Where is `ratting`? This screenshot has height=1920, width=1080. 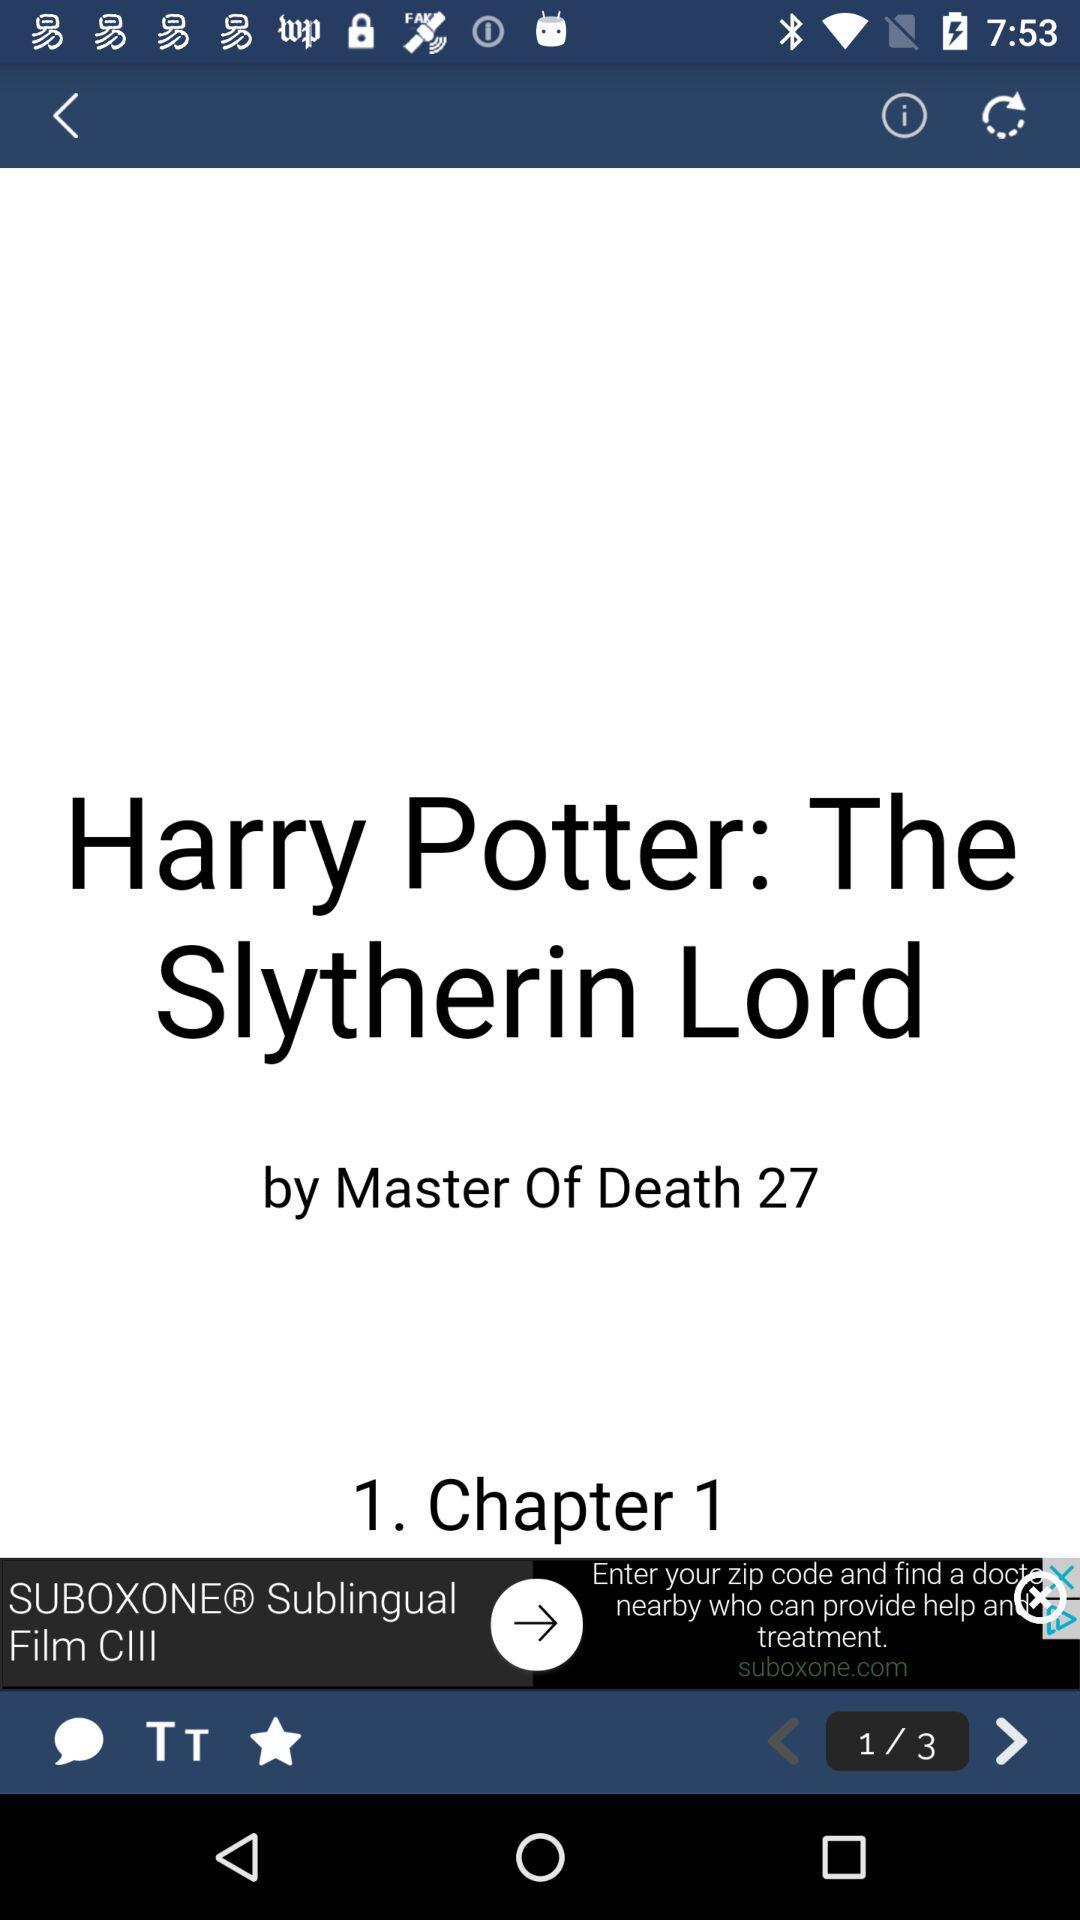 ratting is located at coordinates (295, 1740).